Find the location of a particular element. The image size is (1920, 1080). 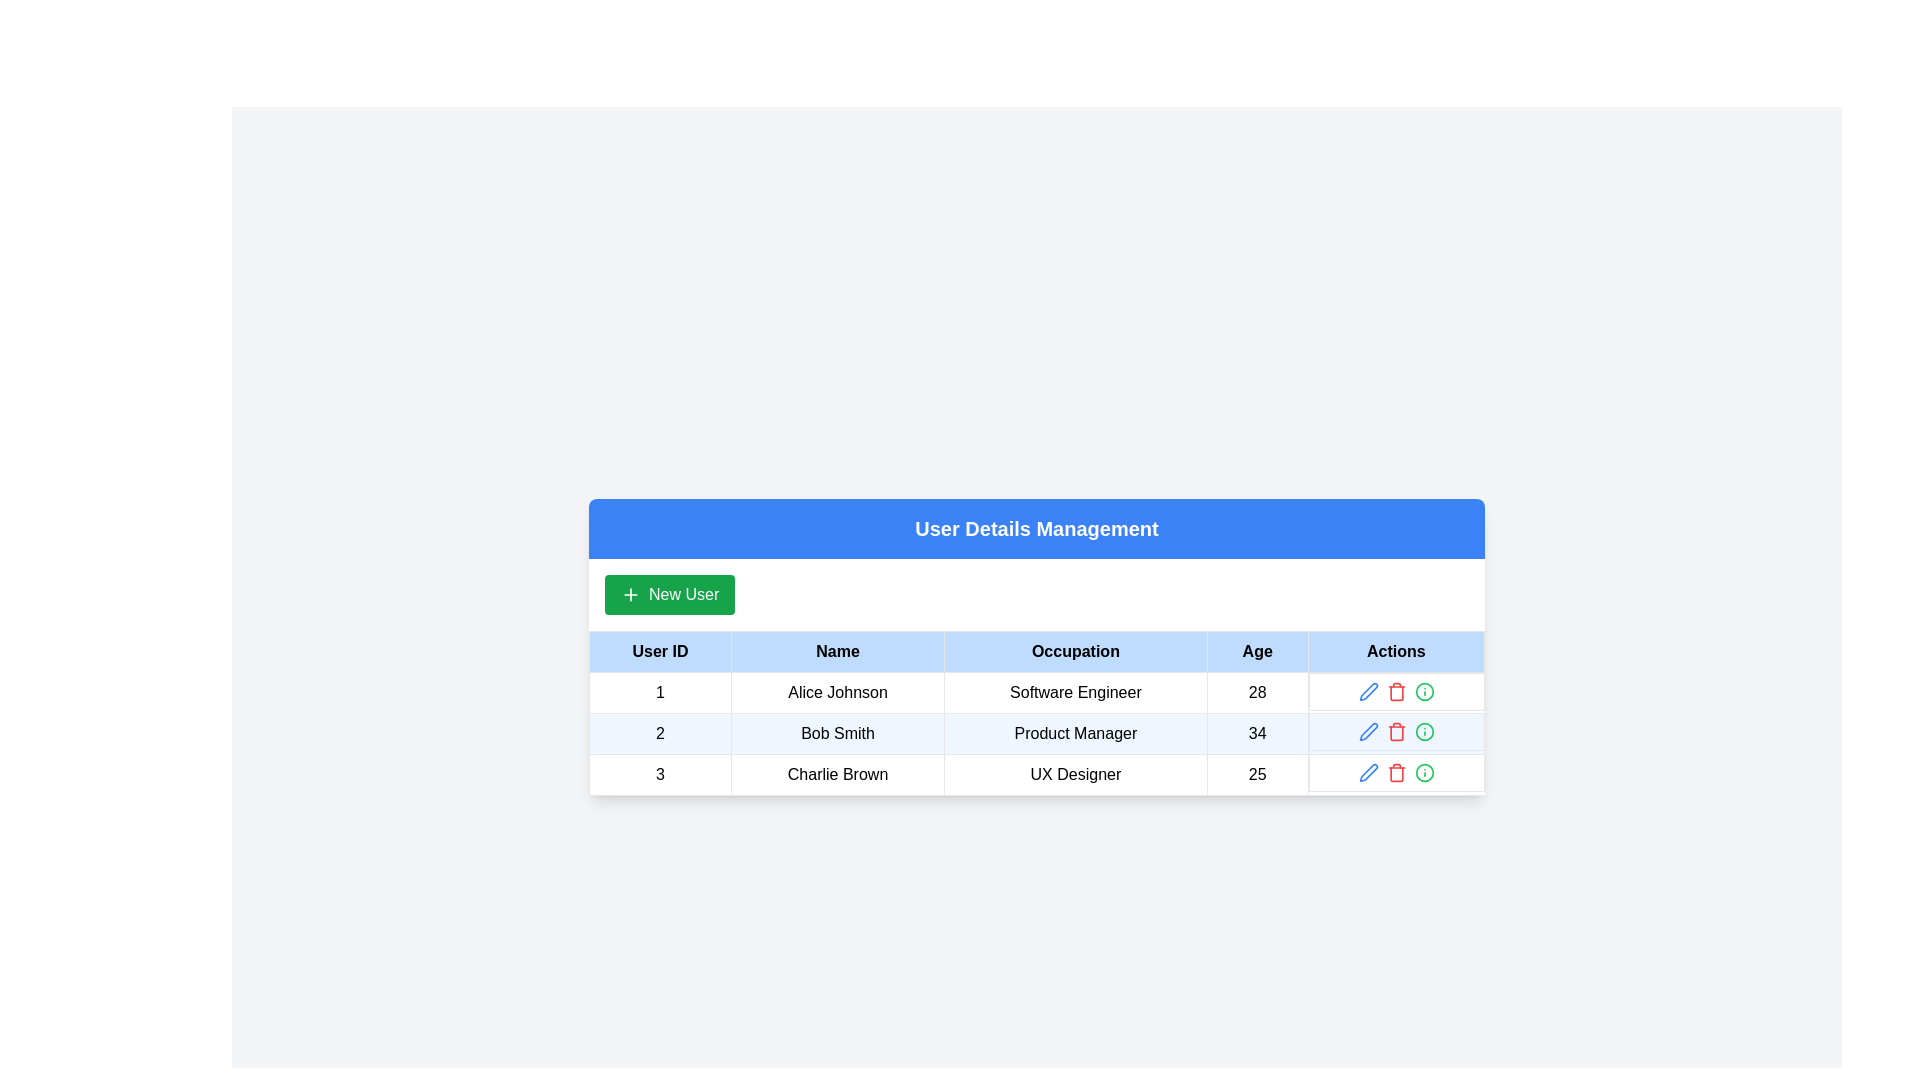

the edit icon button in the Actions column of the second row, which is horizontally aligned with the 'Bob Smith' entry, to initiate edit mode for the row is located at coordinates (1367, 732).